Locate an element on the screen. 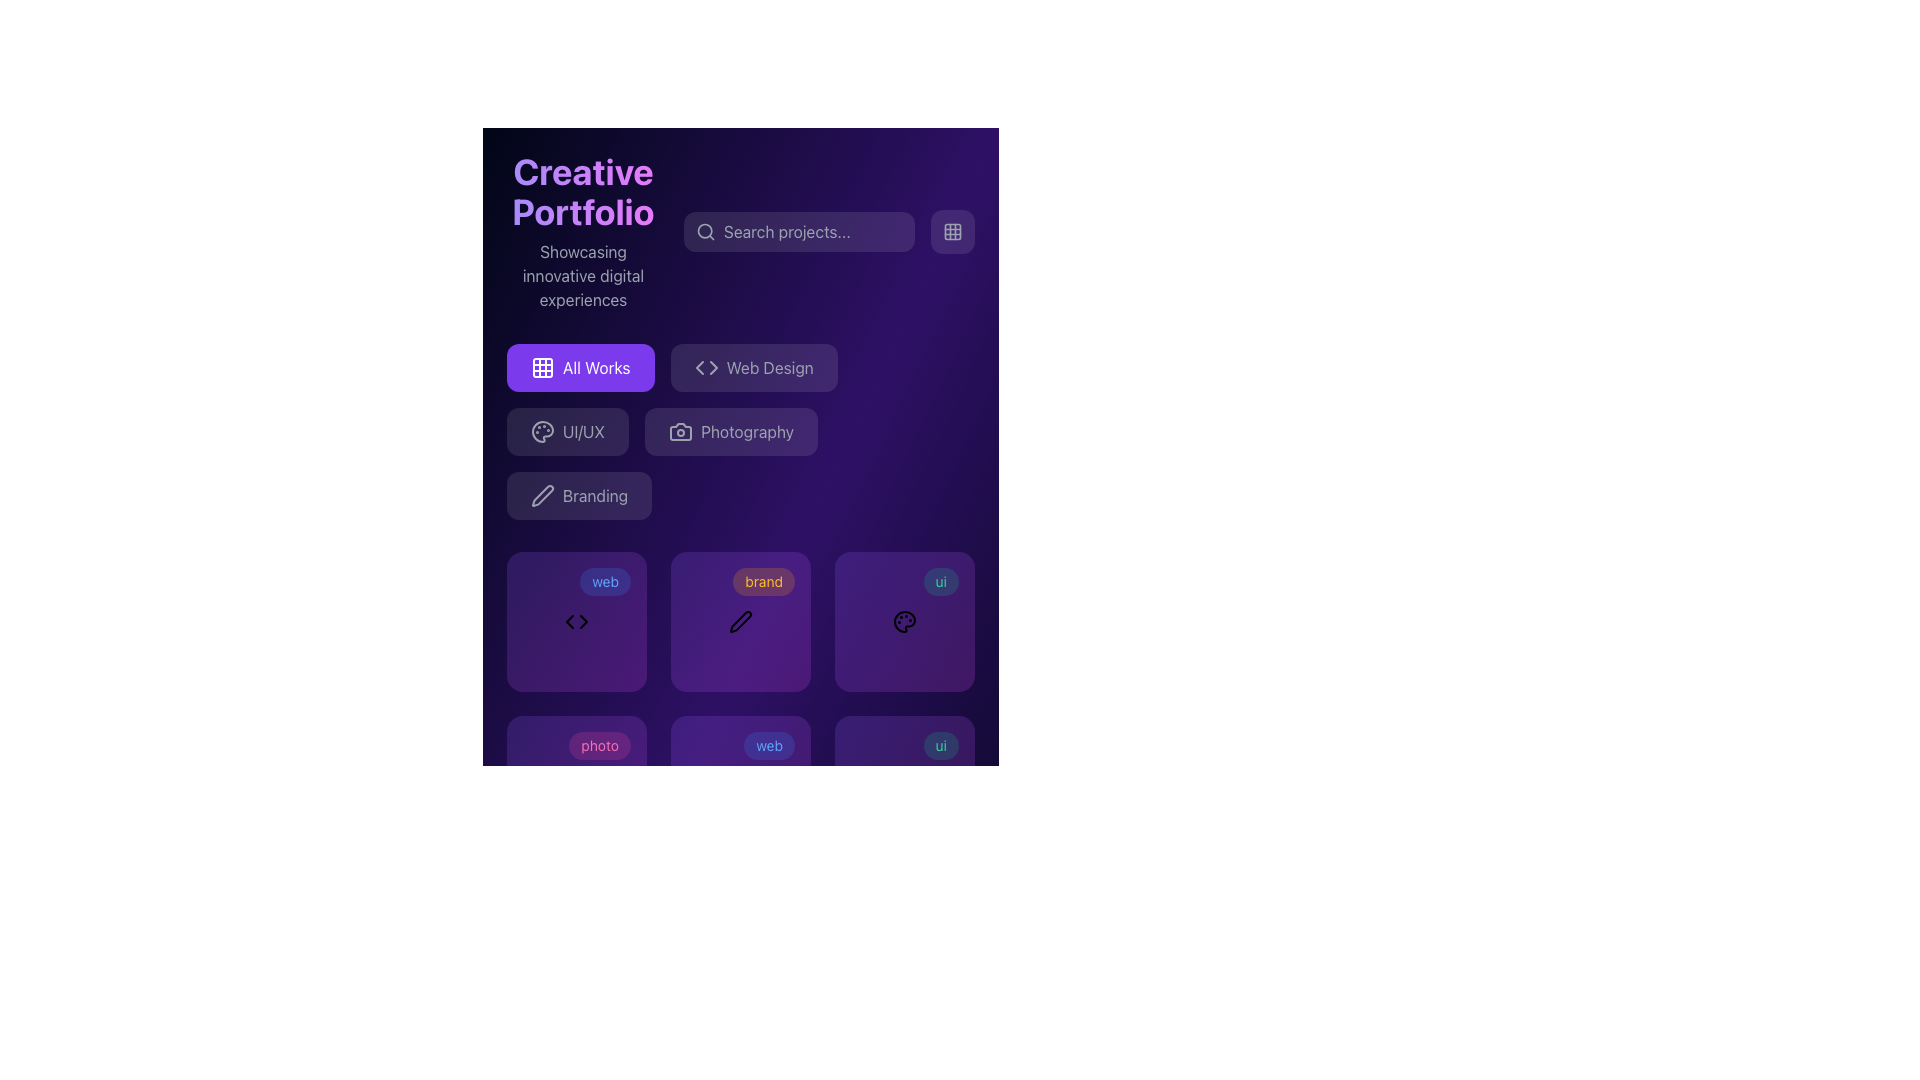  the palette icon located in the bottom right quadrant of the user interface, which represents a color-related function is located at coordinates (904, 620).